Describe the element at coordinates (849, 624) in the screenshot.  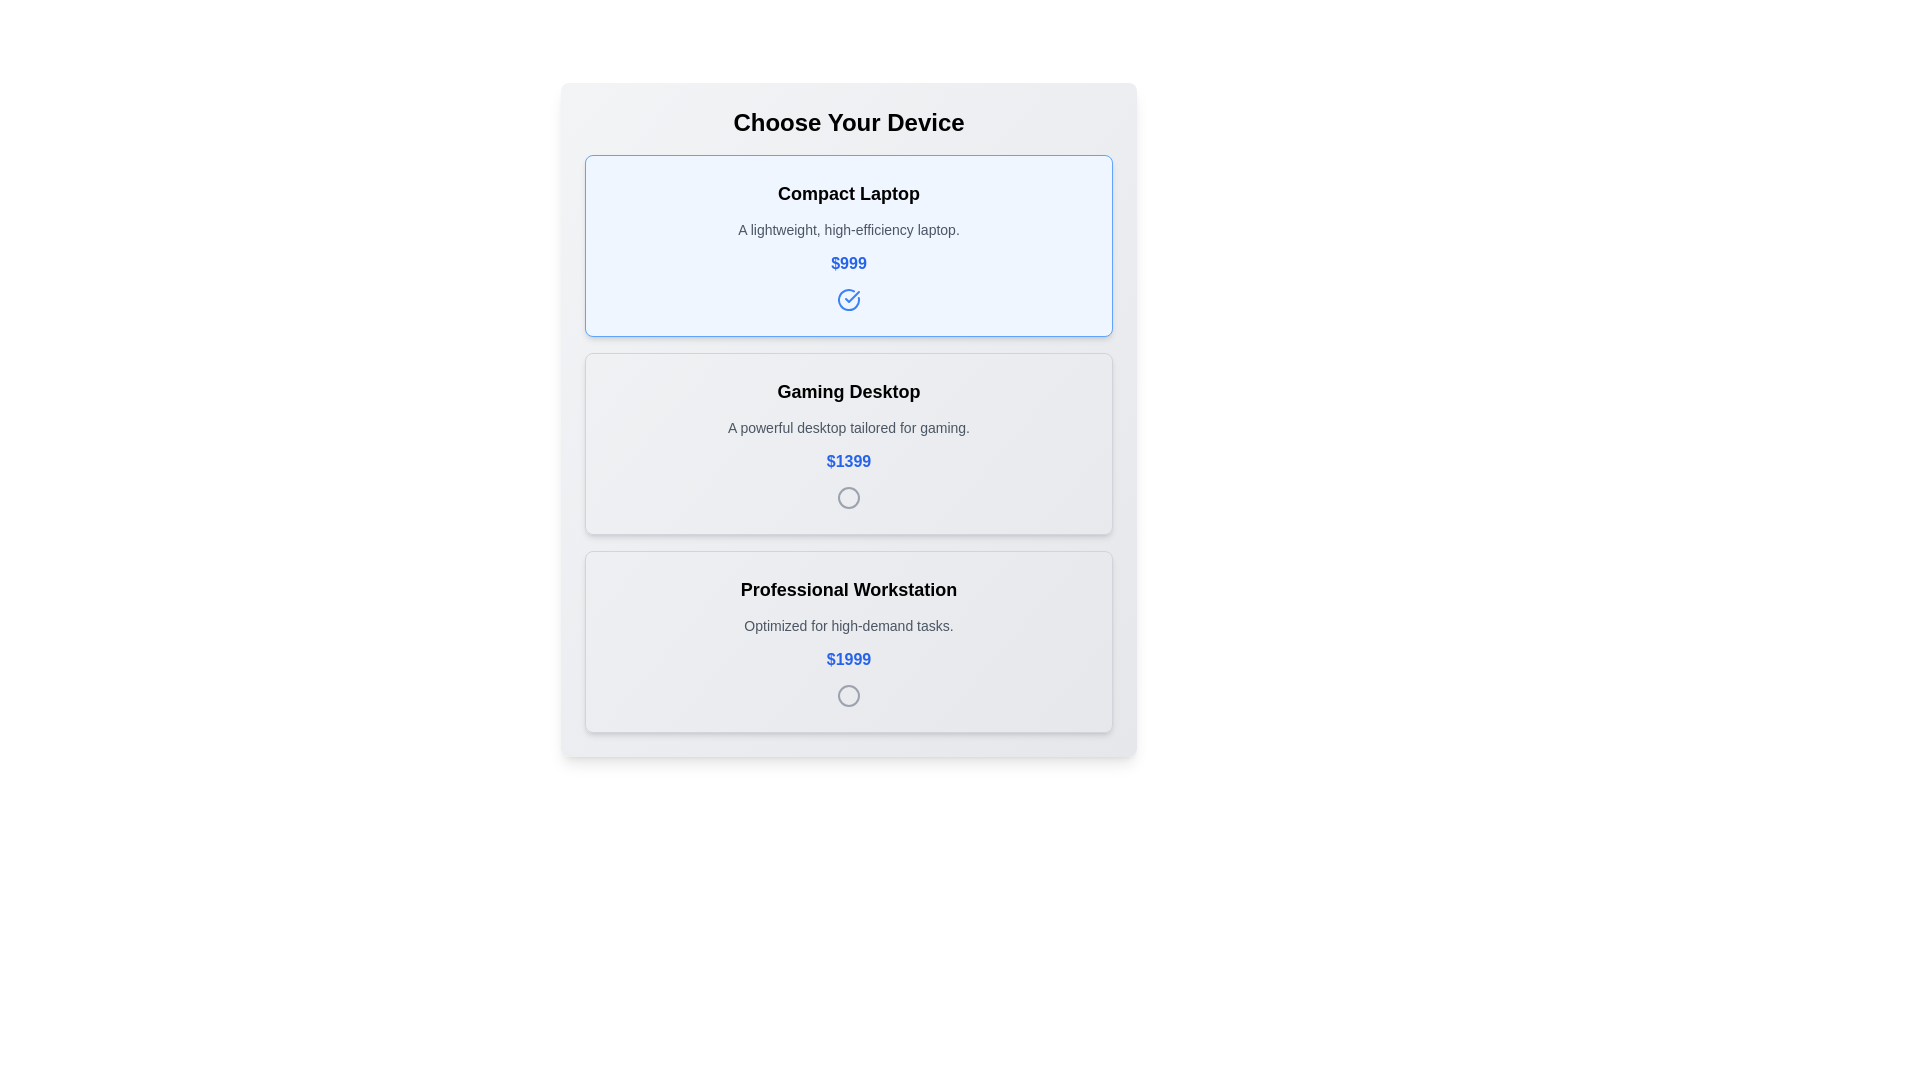
I see `the static text that describes the unique feature or benefit of the 'Professional Workstation' product, which is positioned below the title and above the price in the third card of the vertical list` at that location.